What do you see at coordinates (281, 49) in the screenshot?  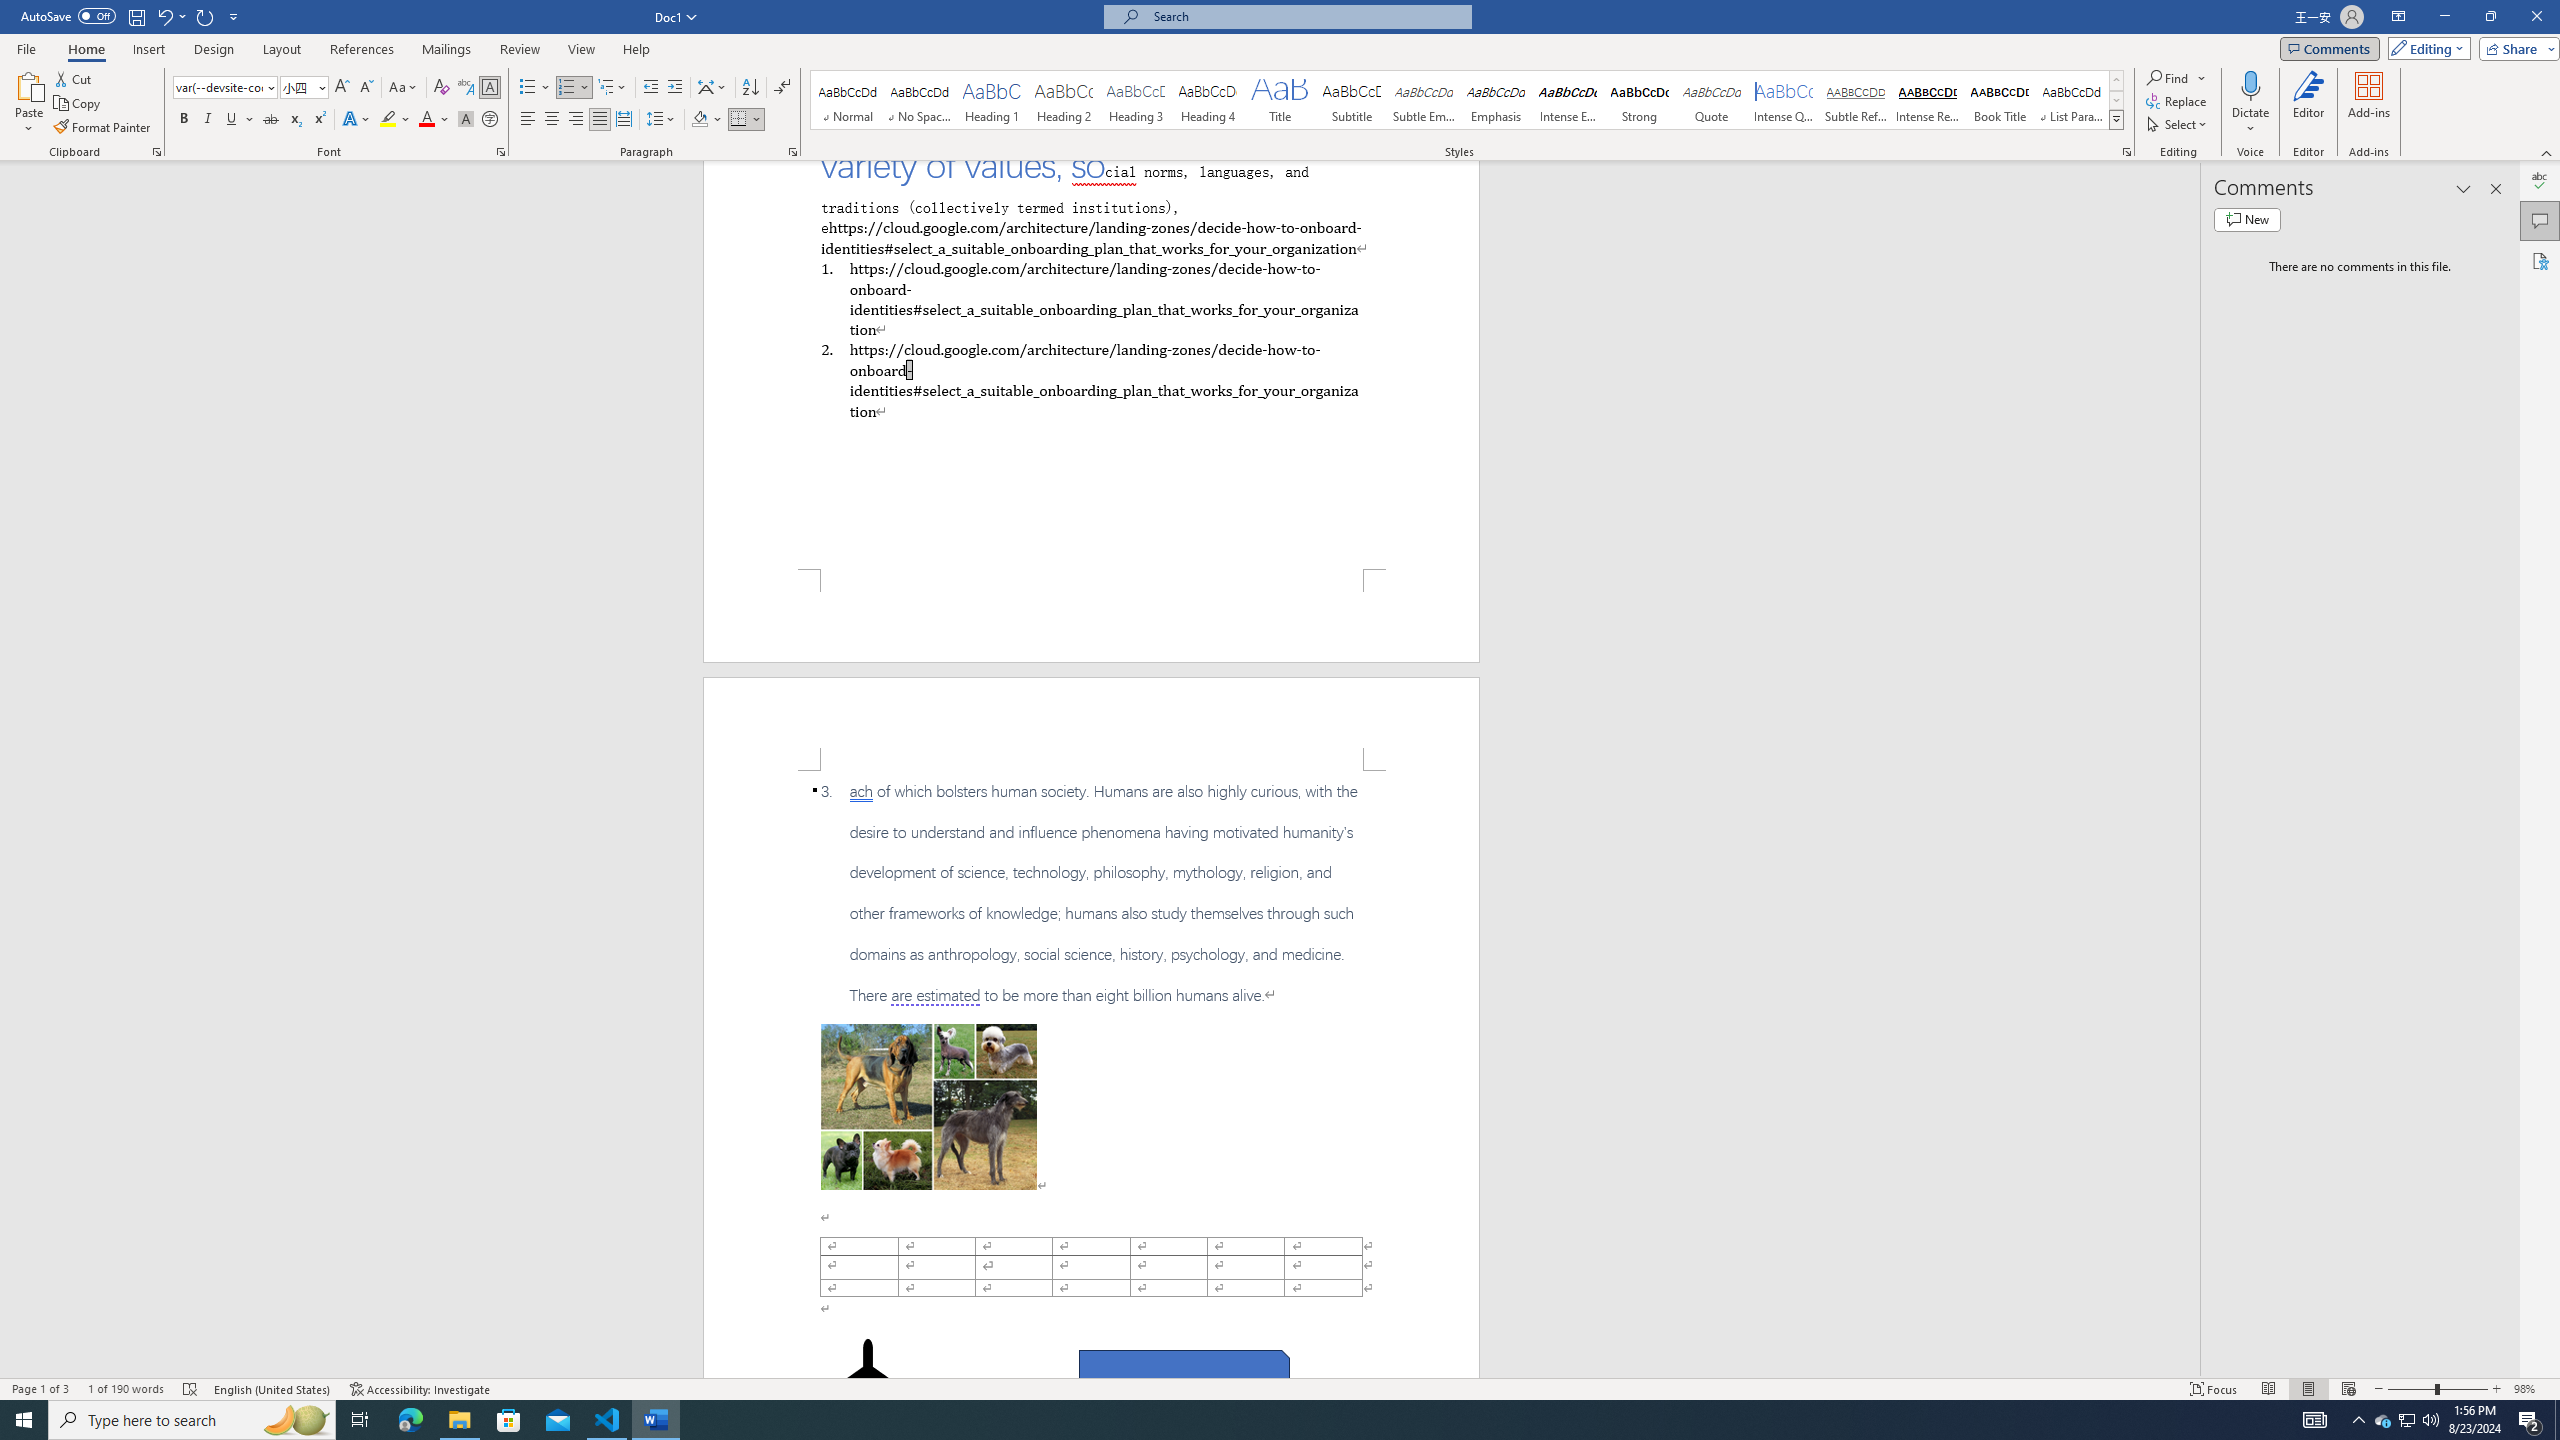 I see `'Layout'` at bounding box center [281, 49].